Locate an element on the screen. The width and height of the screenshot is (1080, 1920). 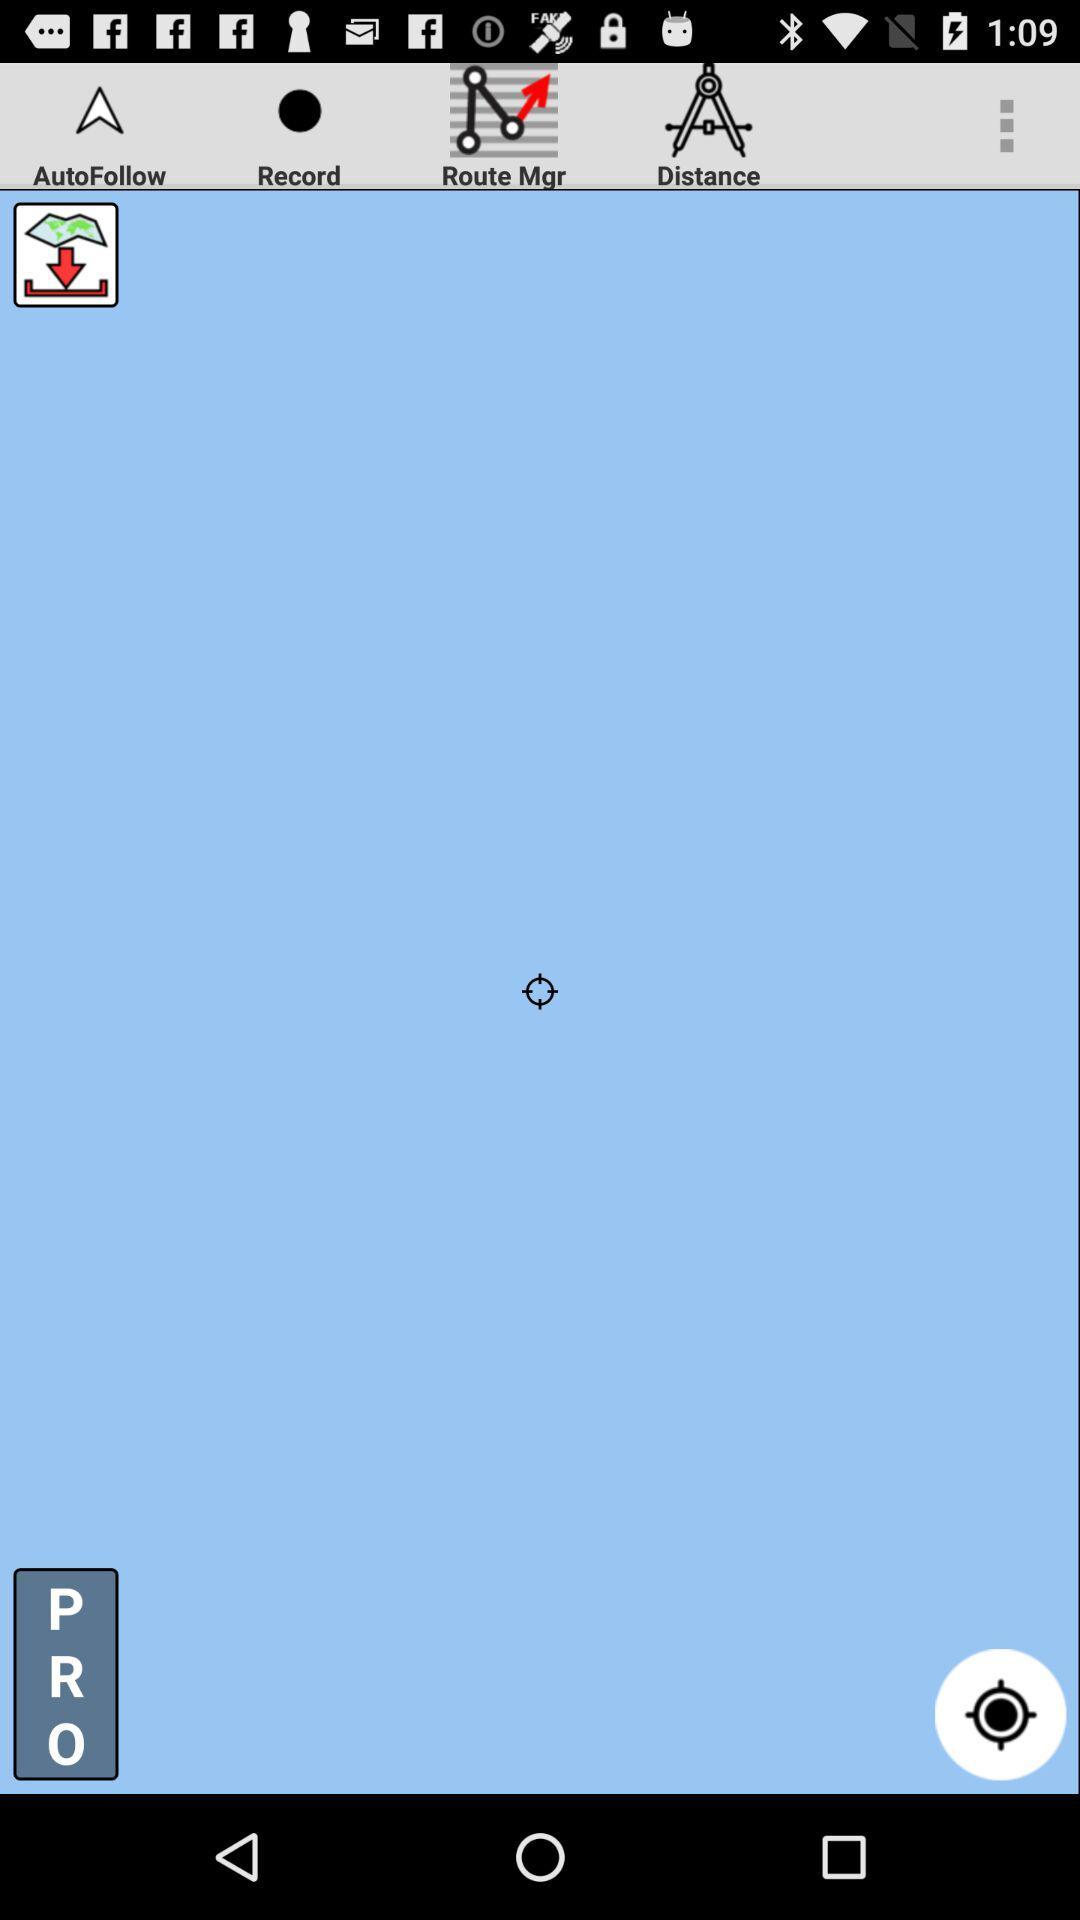
down loading is located at coordinates (64, 253).